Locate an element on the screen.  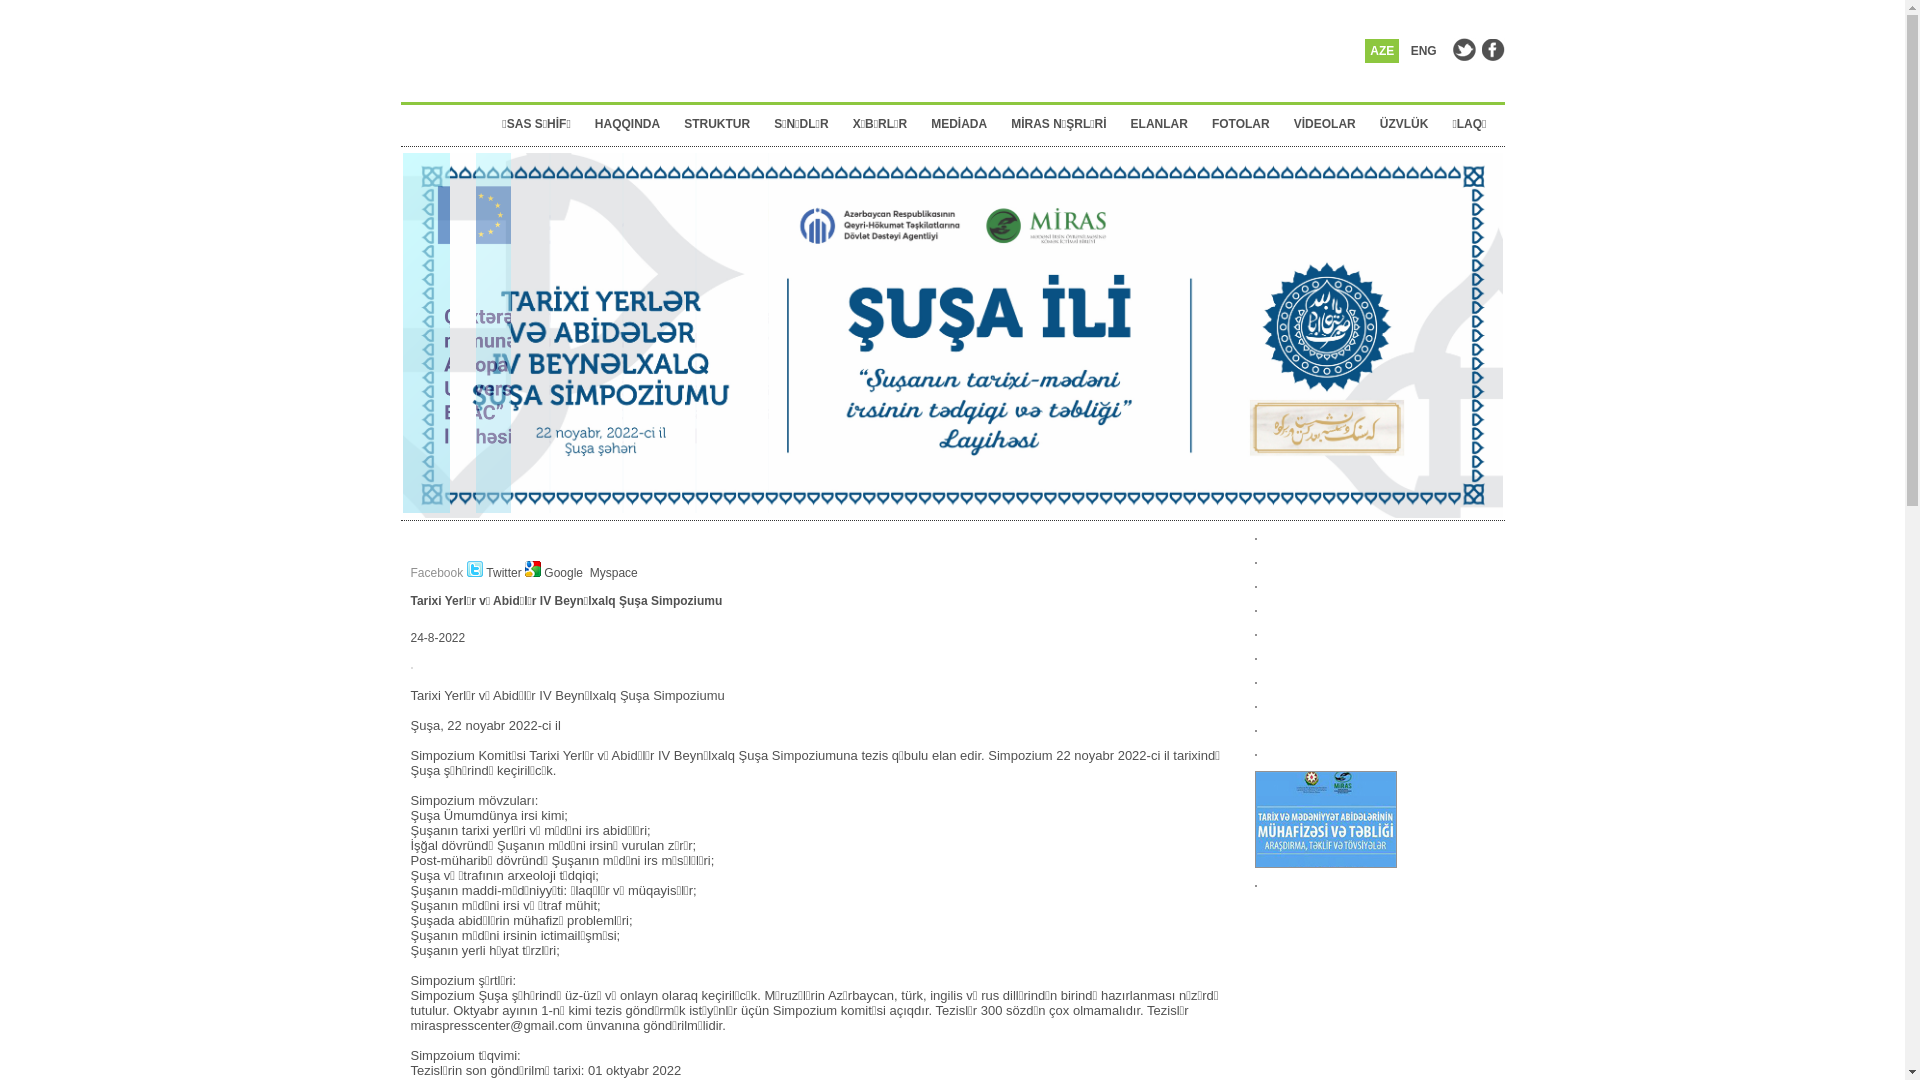
'FOTOLAR' is located at coordinates (1246, 123).